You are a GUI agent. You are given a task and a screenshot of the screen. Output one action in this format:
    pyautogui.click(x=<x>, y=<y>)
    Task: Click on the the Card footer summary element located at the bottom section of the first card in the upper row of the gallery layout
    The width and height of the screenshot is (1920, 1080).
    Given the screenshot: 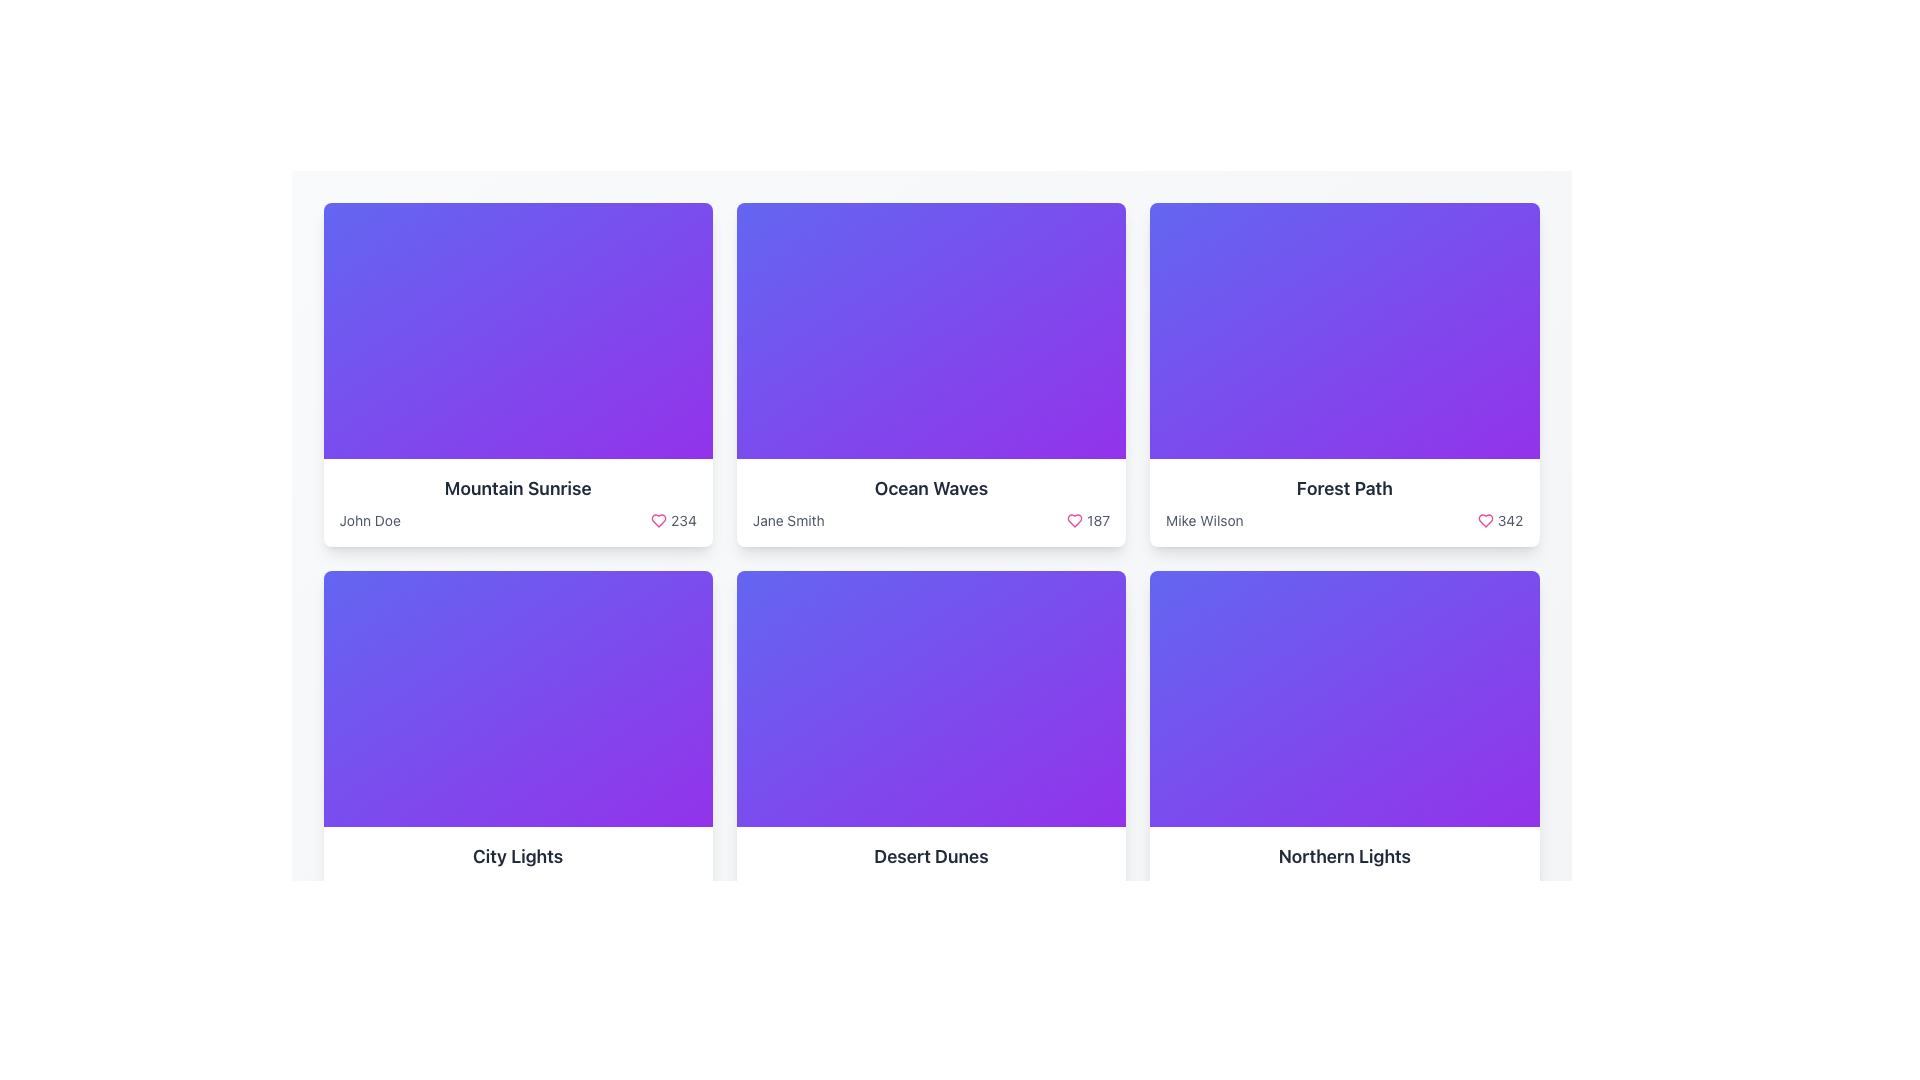 What is the action you would take?
    pyautogui.click(x=518, y=501)
    